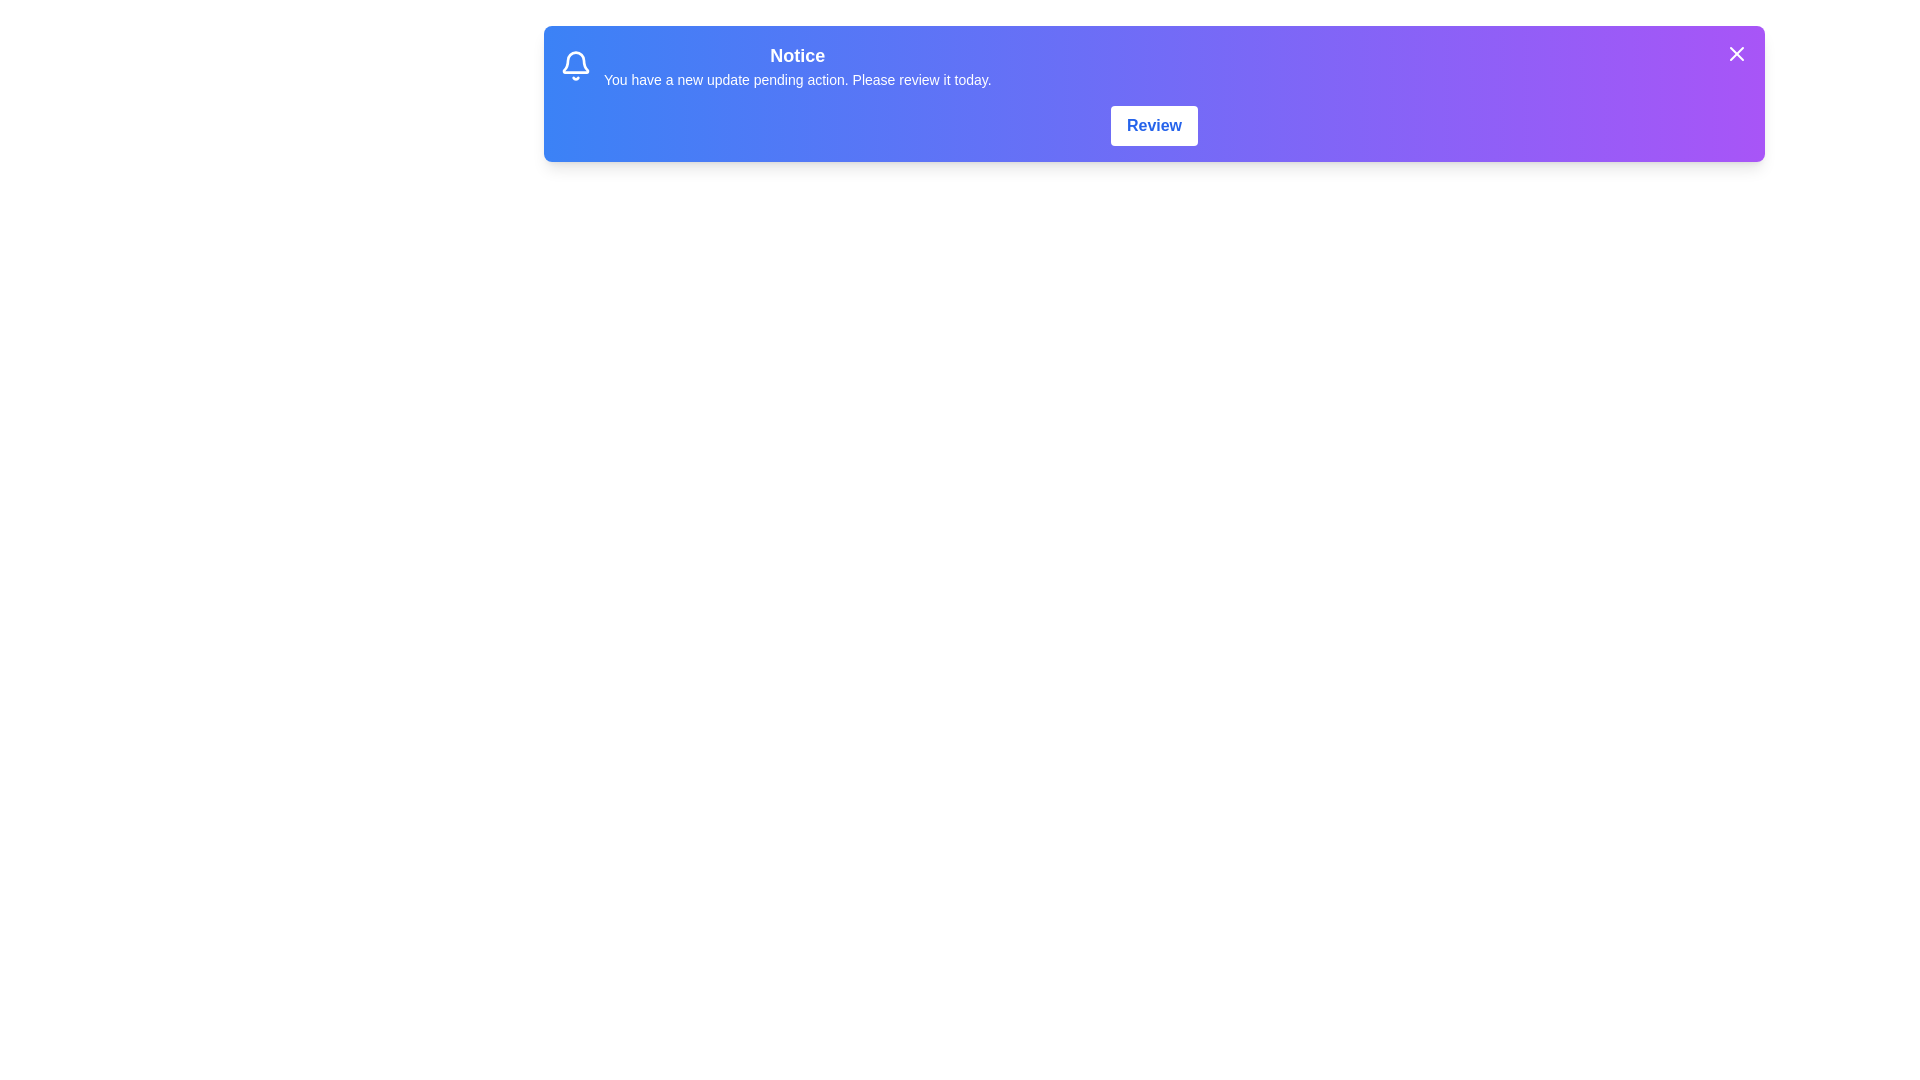 The height and width of the screenshot is (1080, 1920). Describe the element at coordinates (796, 55) in the screenshot. I see `text of the headline Text Label located in the center-left portion of the notification banner, above the description message` at that location.